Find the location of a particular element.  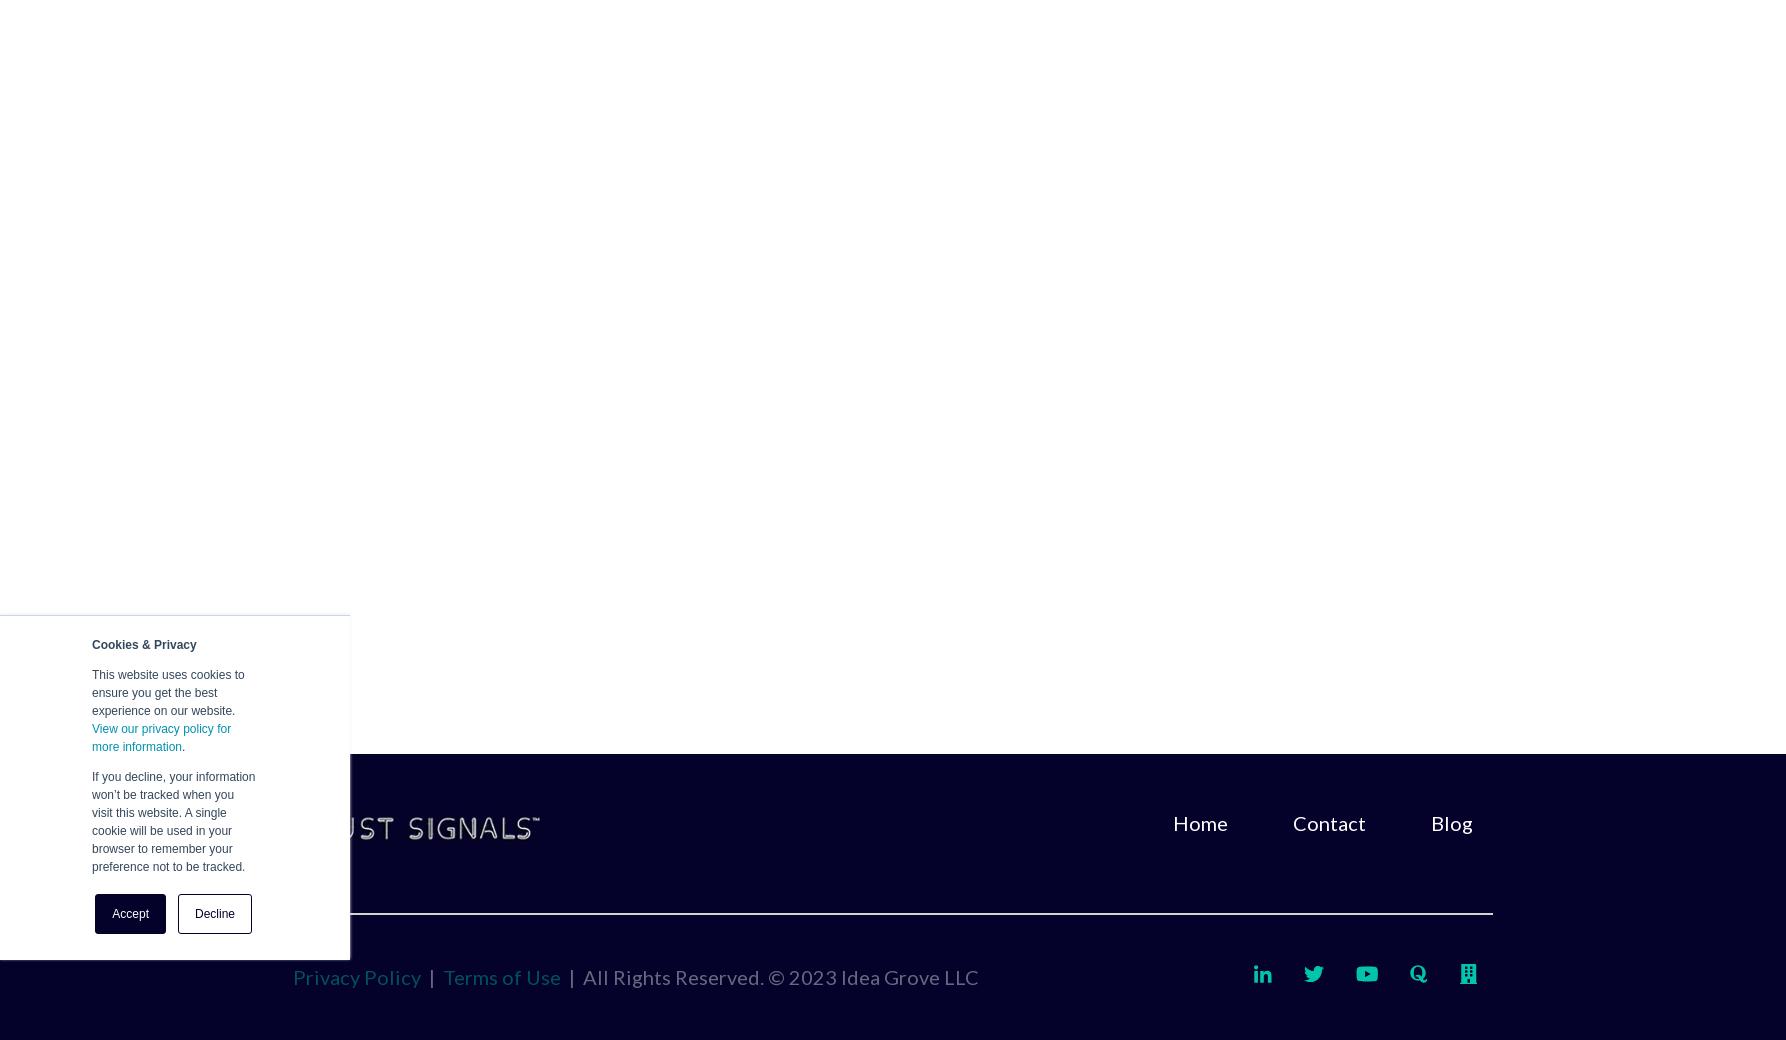

'Decline' is located at coordinates (213, 913).